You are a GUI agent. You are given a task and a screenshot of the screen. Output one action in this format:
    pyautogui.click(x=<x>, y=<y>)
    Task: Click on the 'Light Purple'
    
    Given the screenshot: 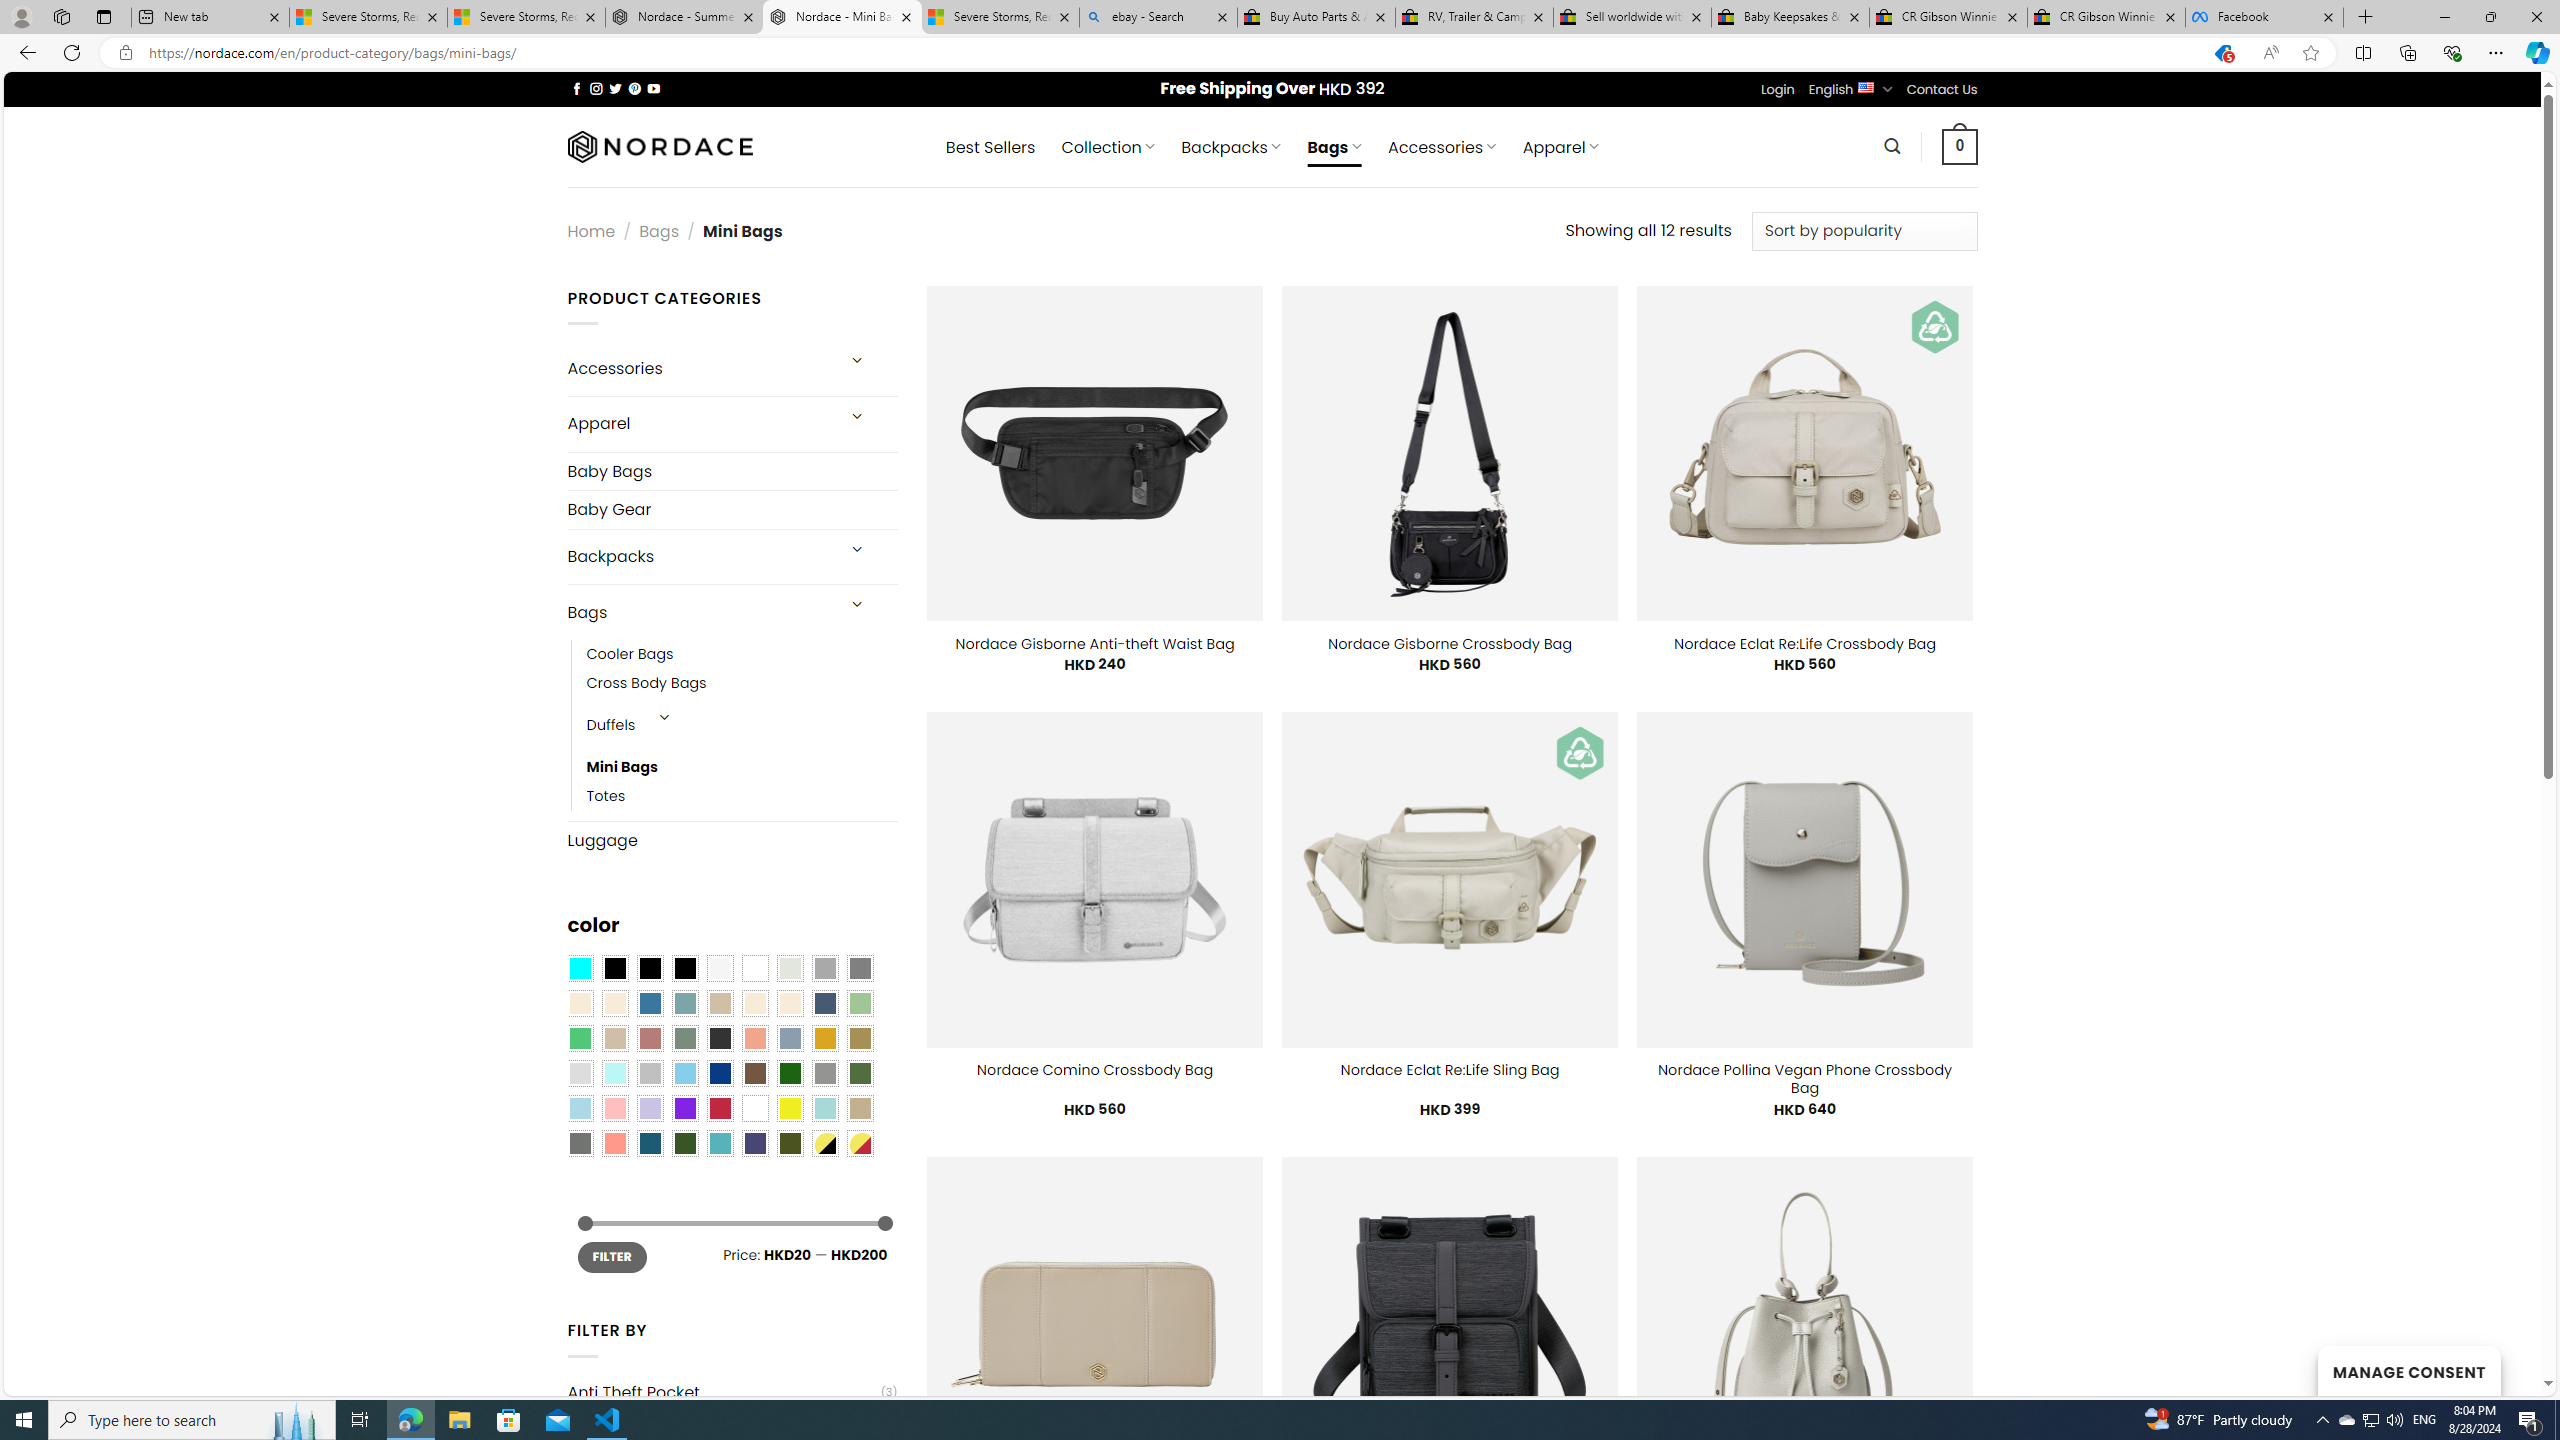 What is the action you would take?
    pyautogui.click(x=649, y=1107)
    